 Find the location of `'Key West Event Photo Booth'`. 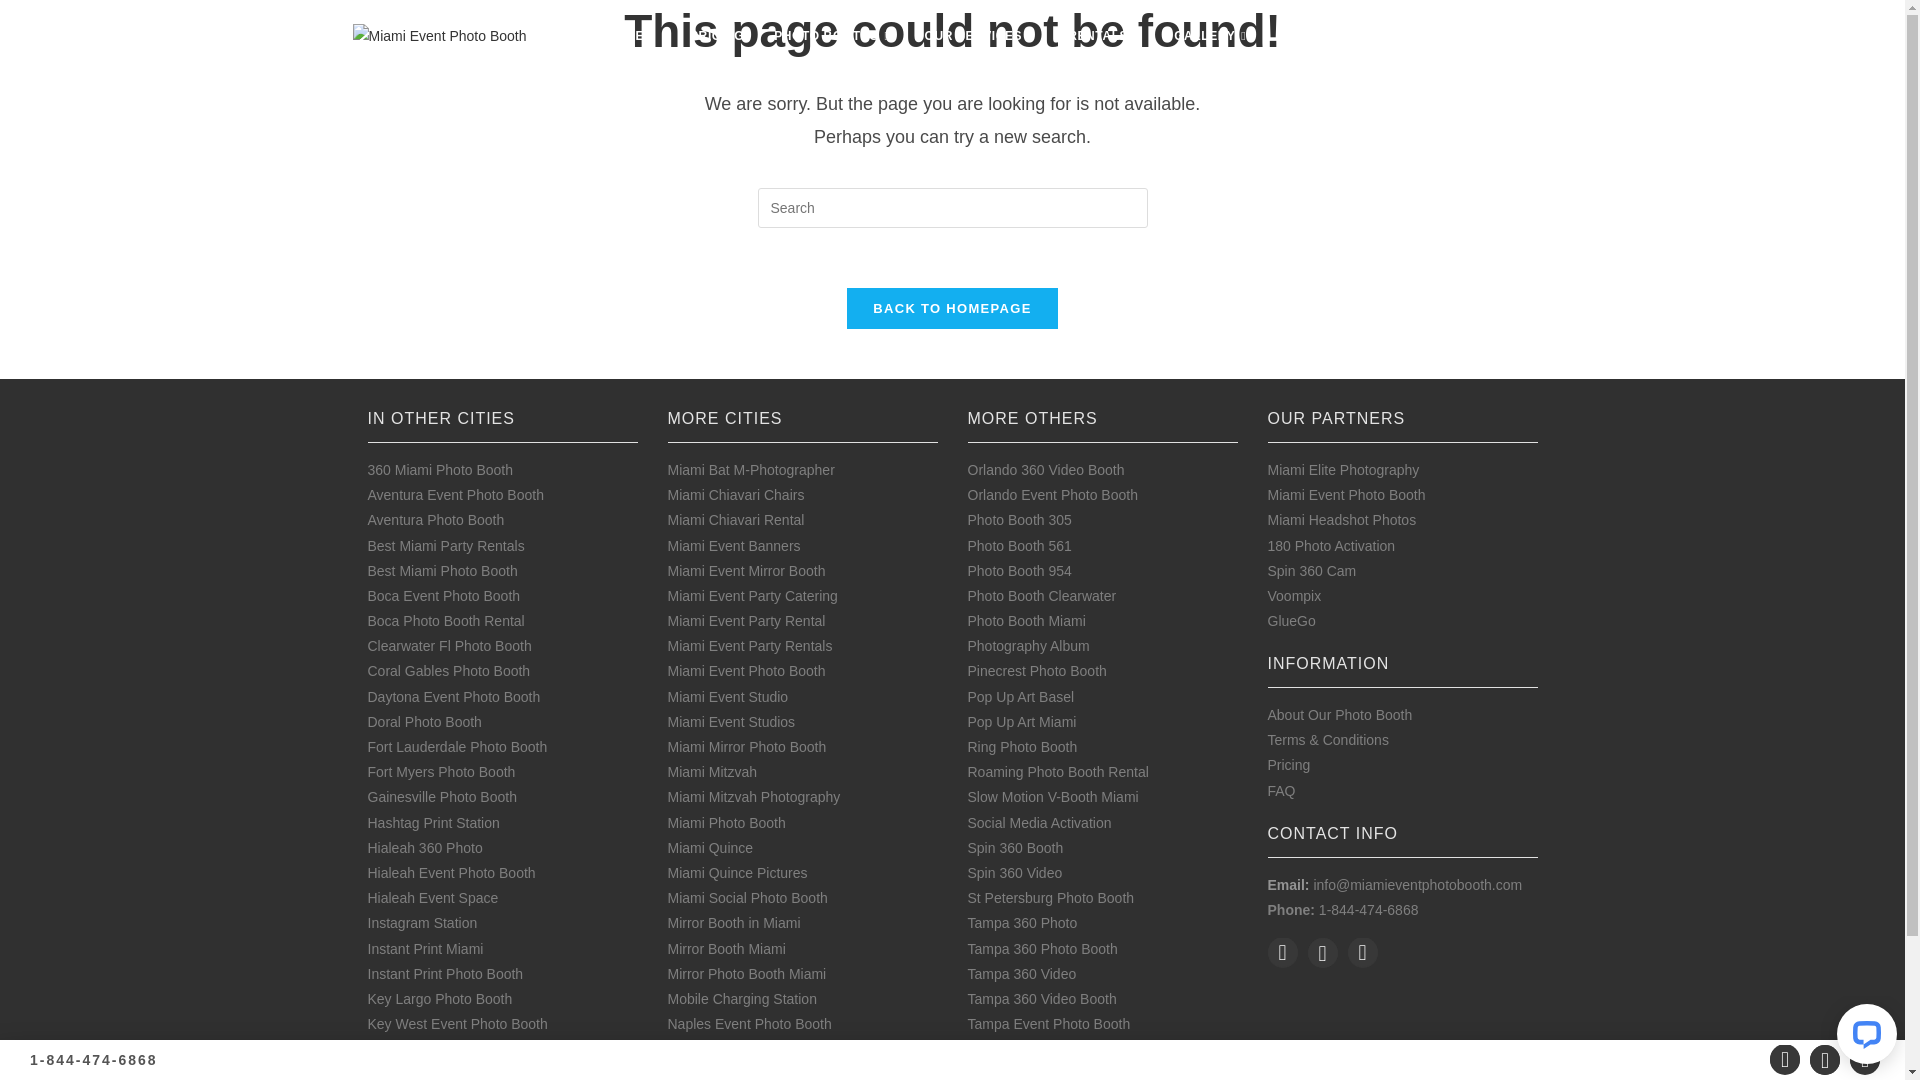

'Key West Event Photo Booth' is located at coordinates (456, 1023).